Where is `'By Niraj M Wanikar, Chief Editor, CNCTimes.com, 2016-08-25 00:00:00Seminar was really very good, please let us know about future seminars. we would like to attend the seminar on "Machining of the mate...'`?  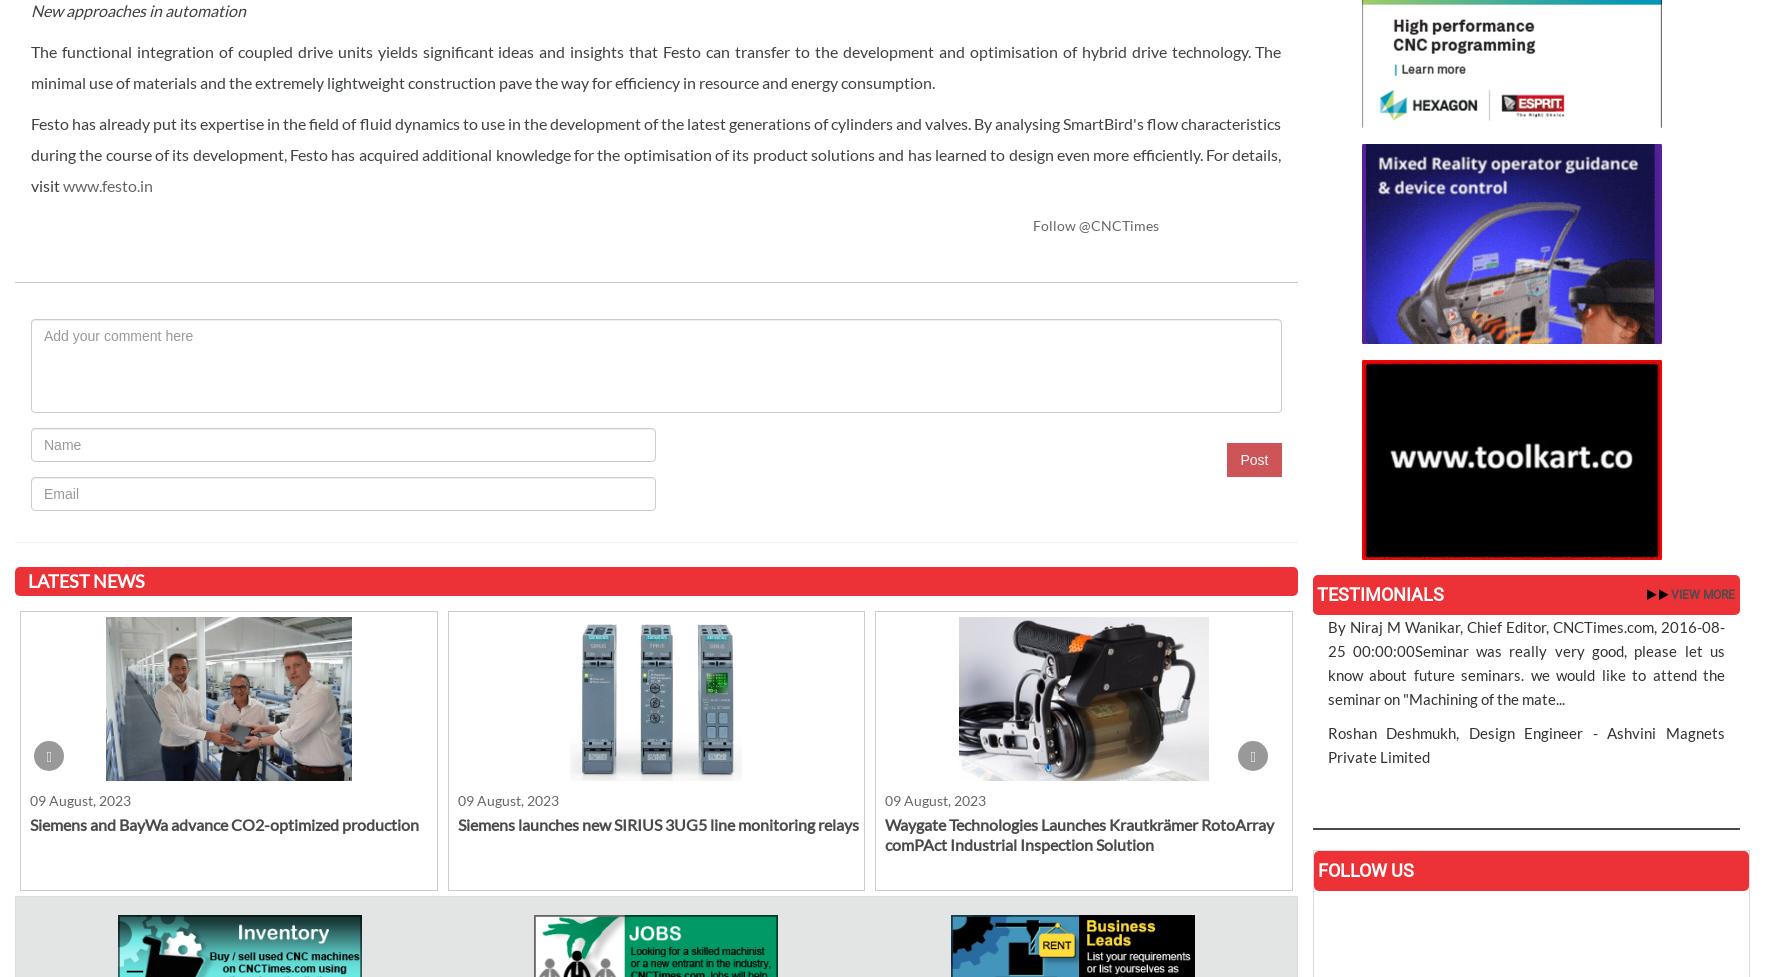
'By Niraj M Wanikar, Chief Editor, CNCTimes.com, 2016-08-25 00:00:00Seminar was really very good, please let us know about future seminars. we would like to attend the seminar on "Machining of the mate...' is located at coordinates (1525, 662).